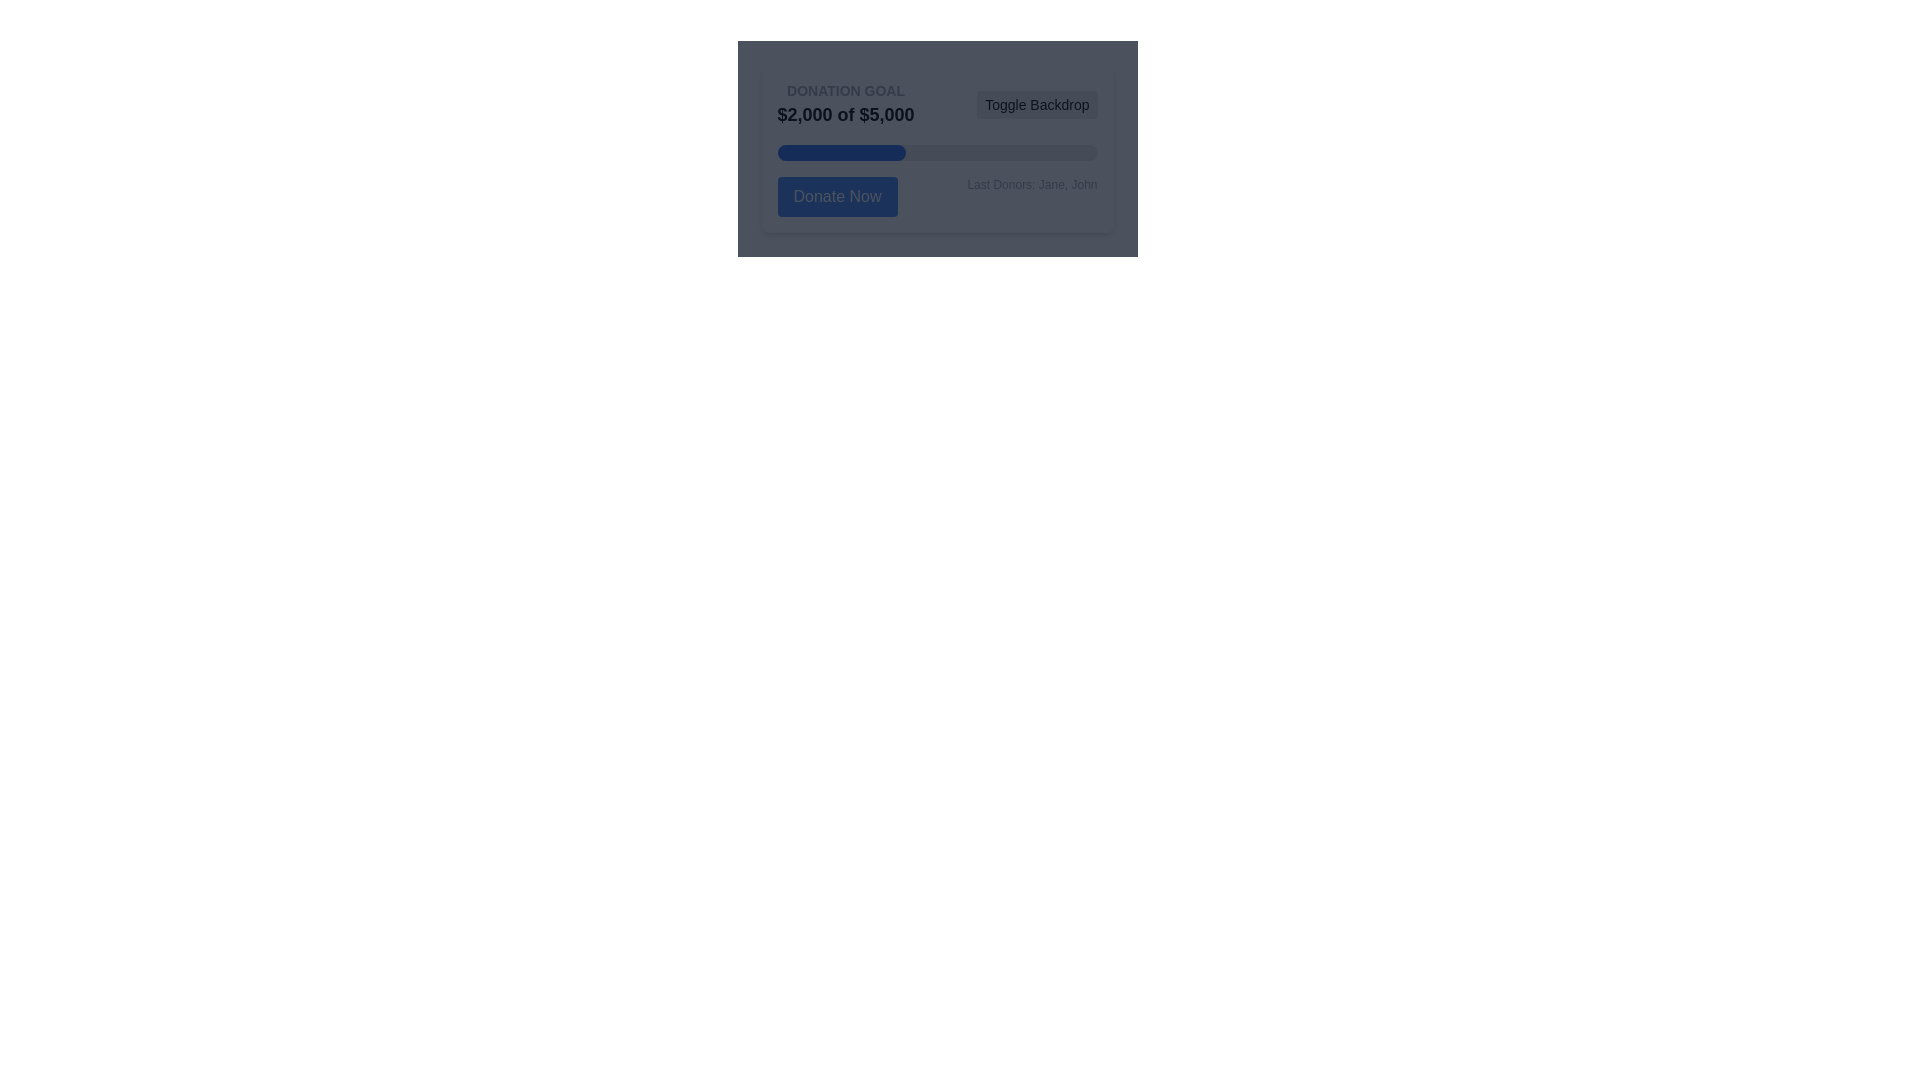 The width and height of the screenshot is (1920, 1080). I want to click on the monetary progress comparison text label displaying '$2,000 of $5,000', located below the 'Donation Goal' title, so click(846, 115).